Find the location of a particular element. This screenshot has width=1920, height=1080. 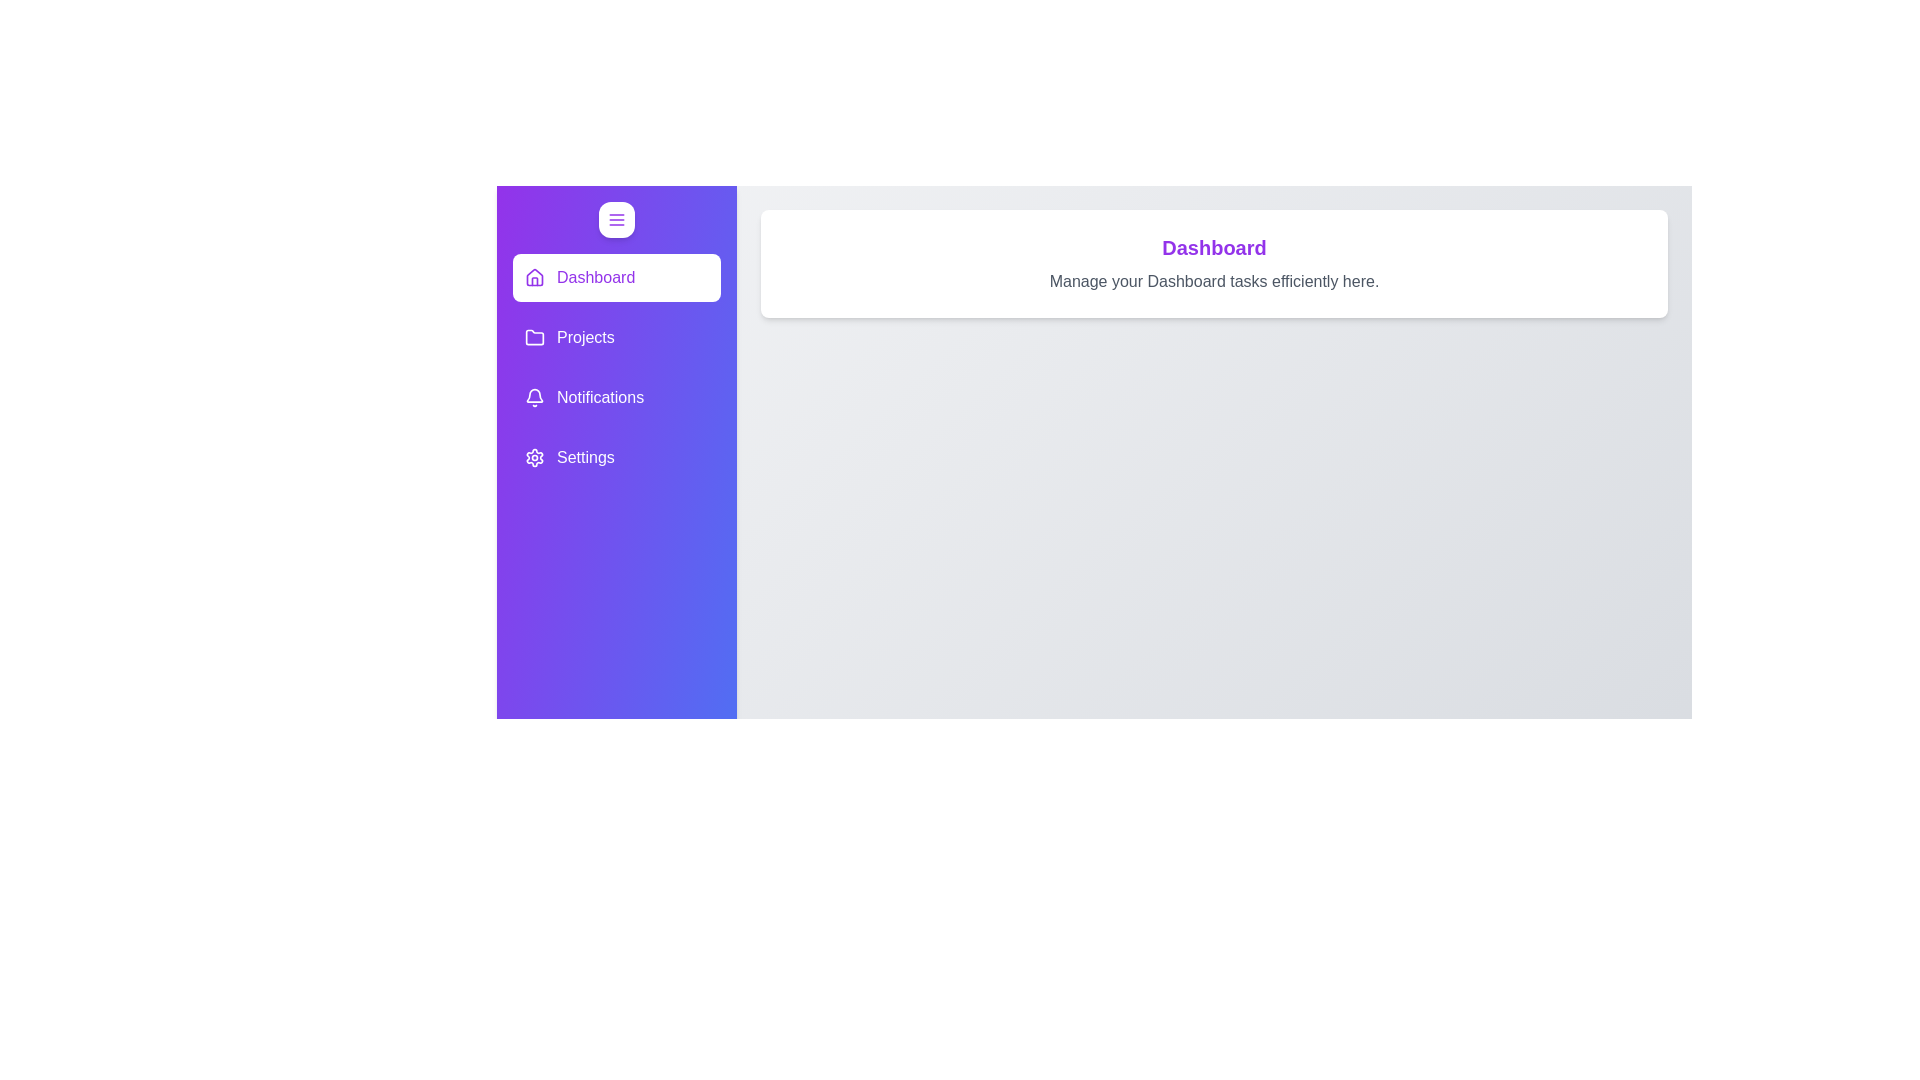

the element labeled Notifications to observe its hover effects is located at coordinates (616, 397).